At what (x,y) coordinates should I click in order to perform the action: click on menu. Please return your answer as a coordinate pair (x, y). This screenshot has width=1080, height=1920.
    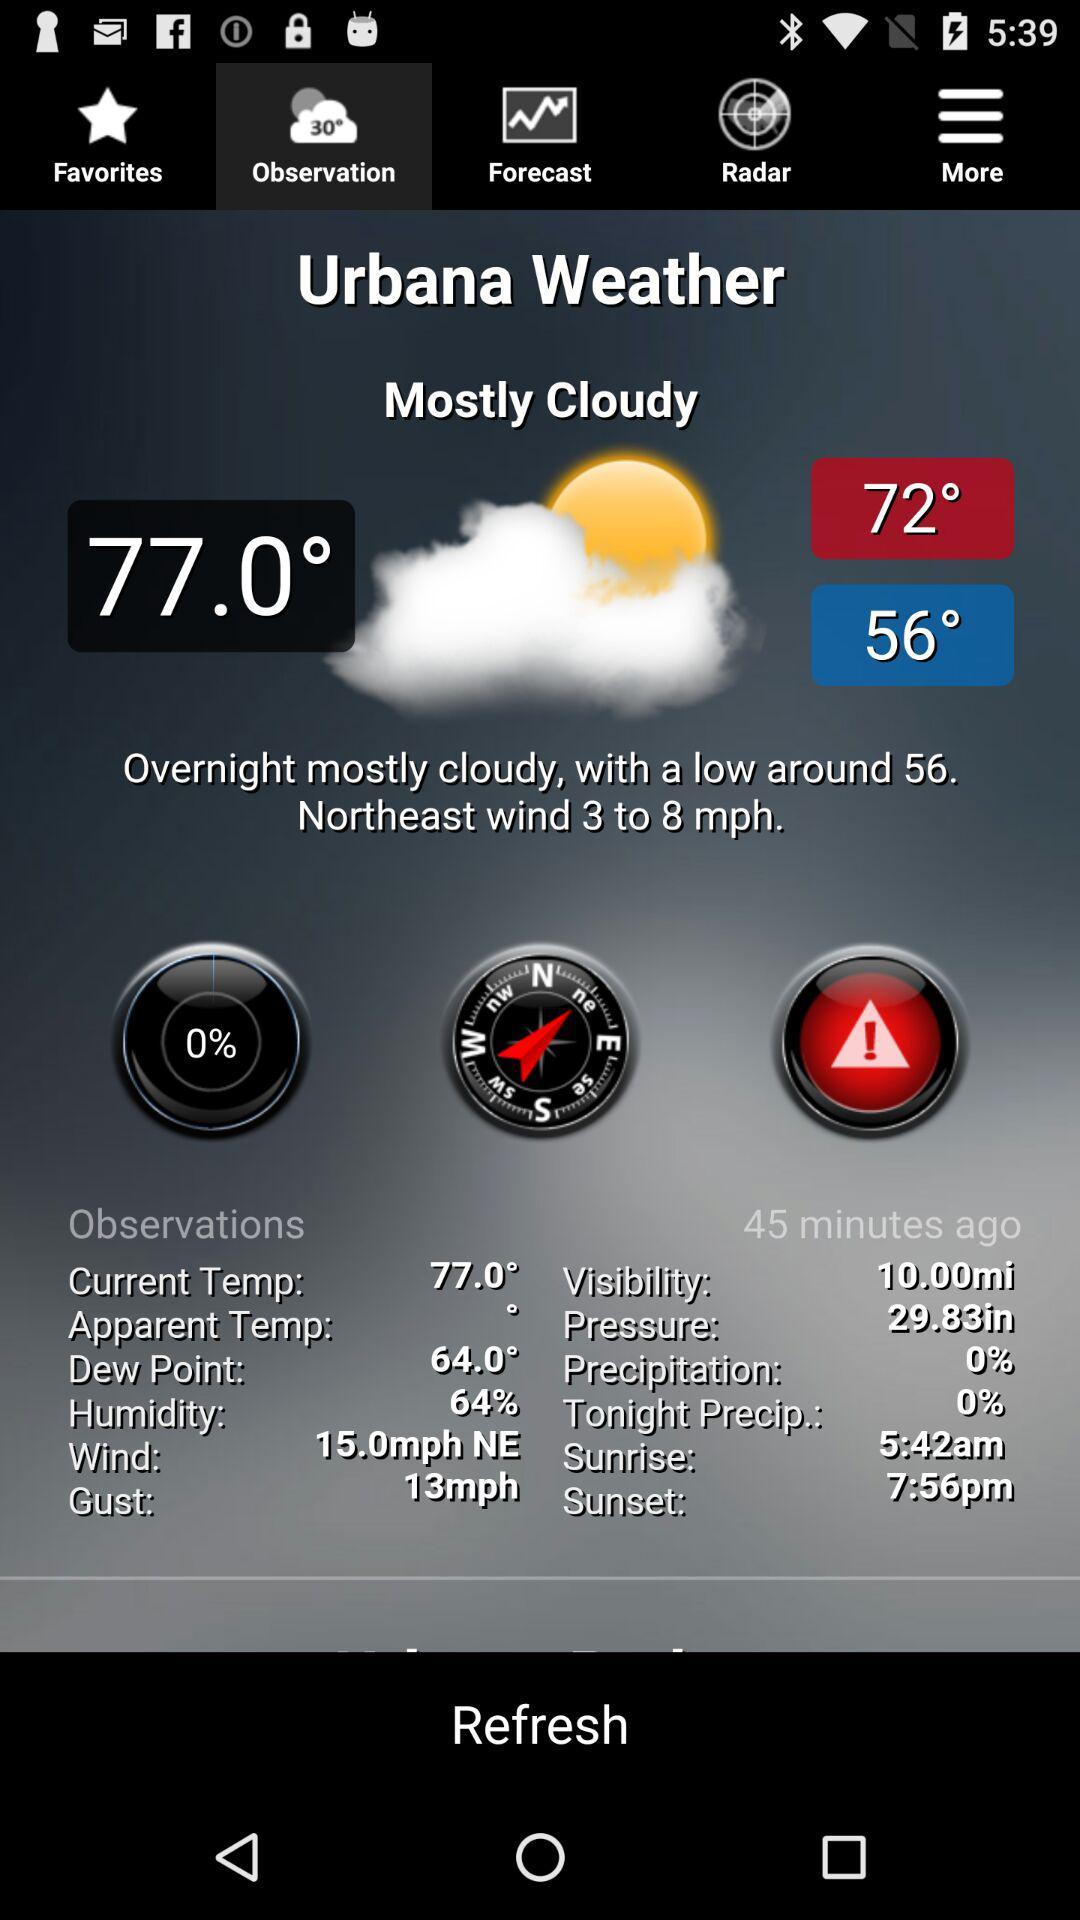
    Looking at the image, I should click on (540, 127).